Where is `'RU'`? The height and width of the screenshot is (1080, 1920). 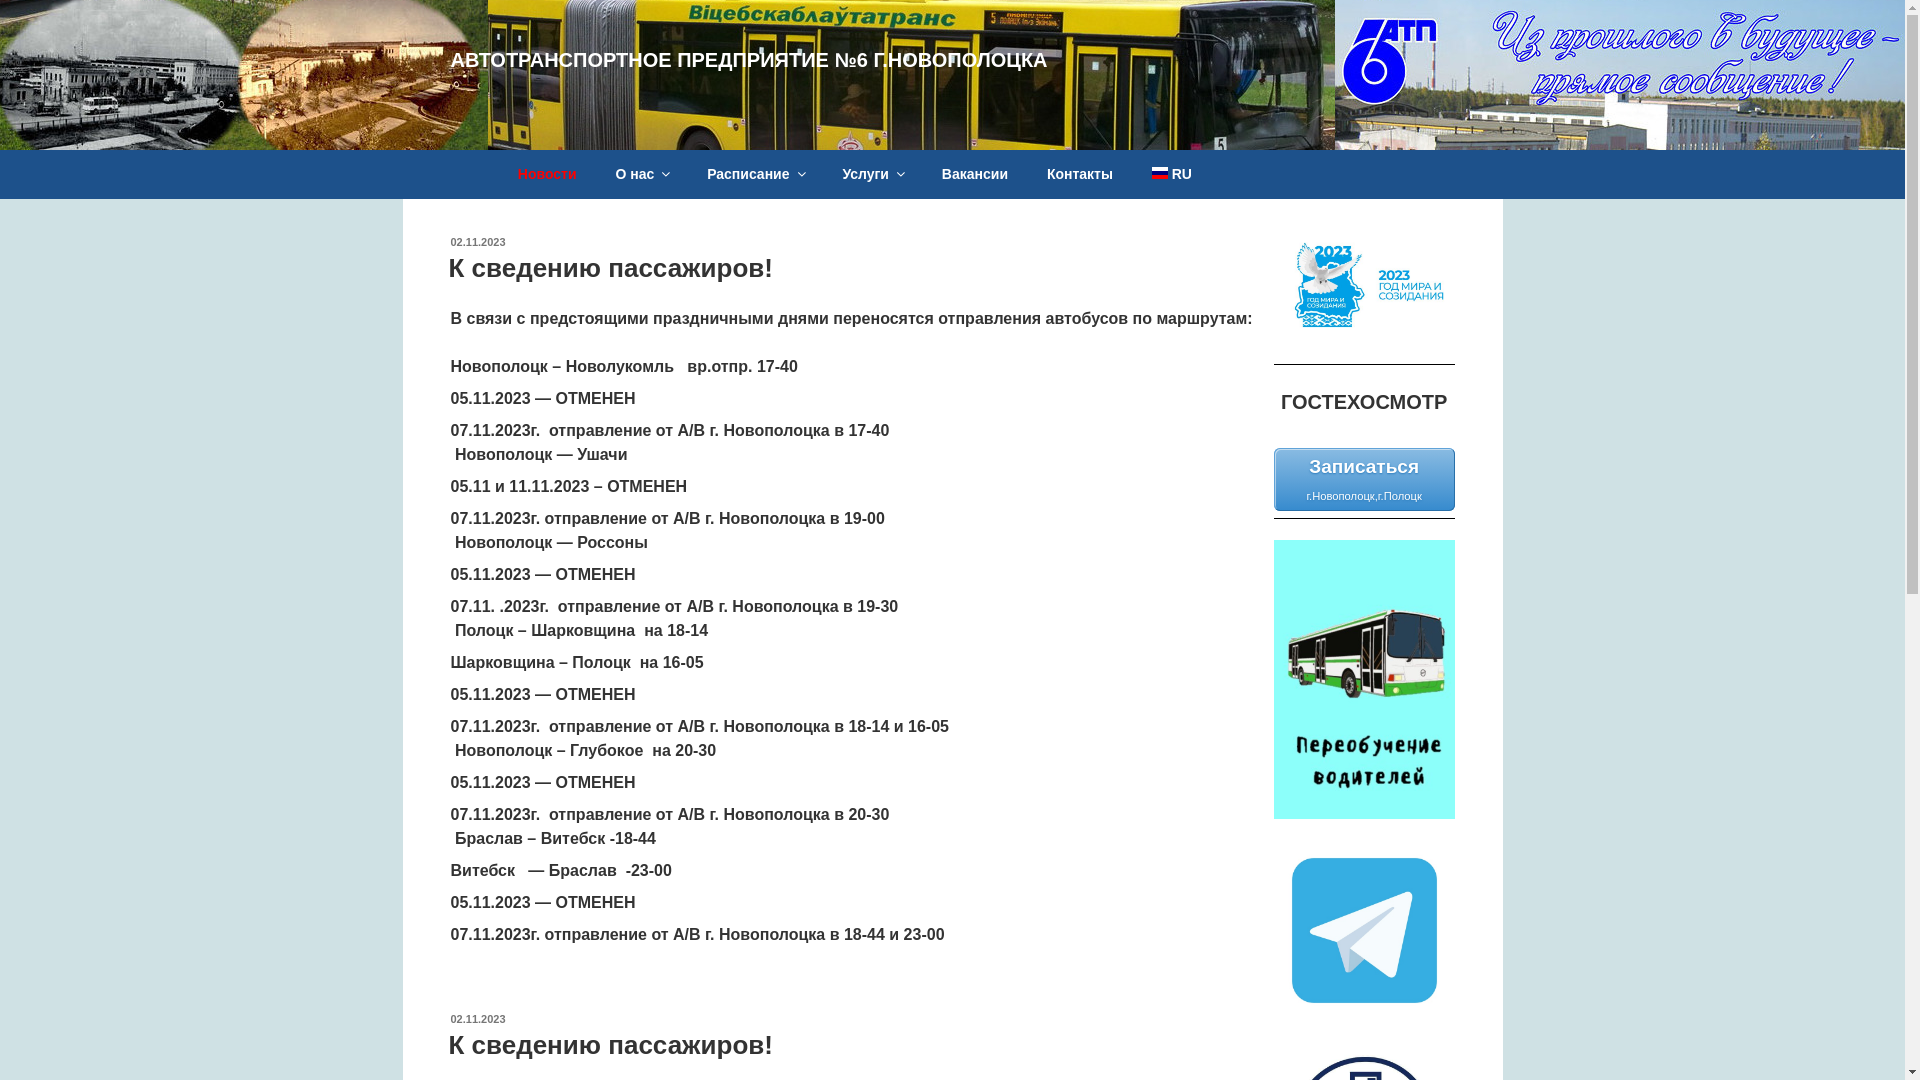
'RU' is located at coordinates (1171, 173).